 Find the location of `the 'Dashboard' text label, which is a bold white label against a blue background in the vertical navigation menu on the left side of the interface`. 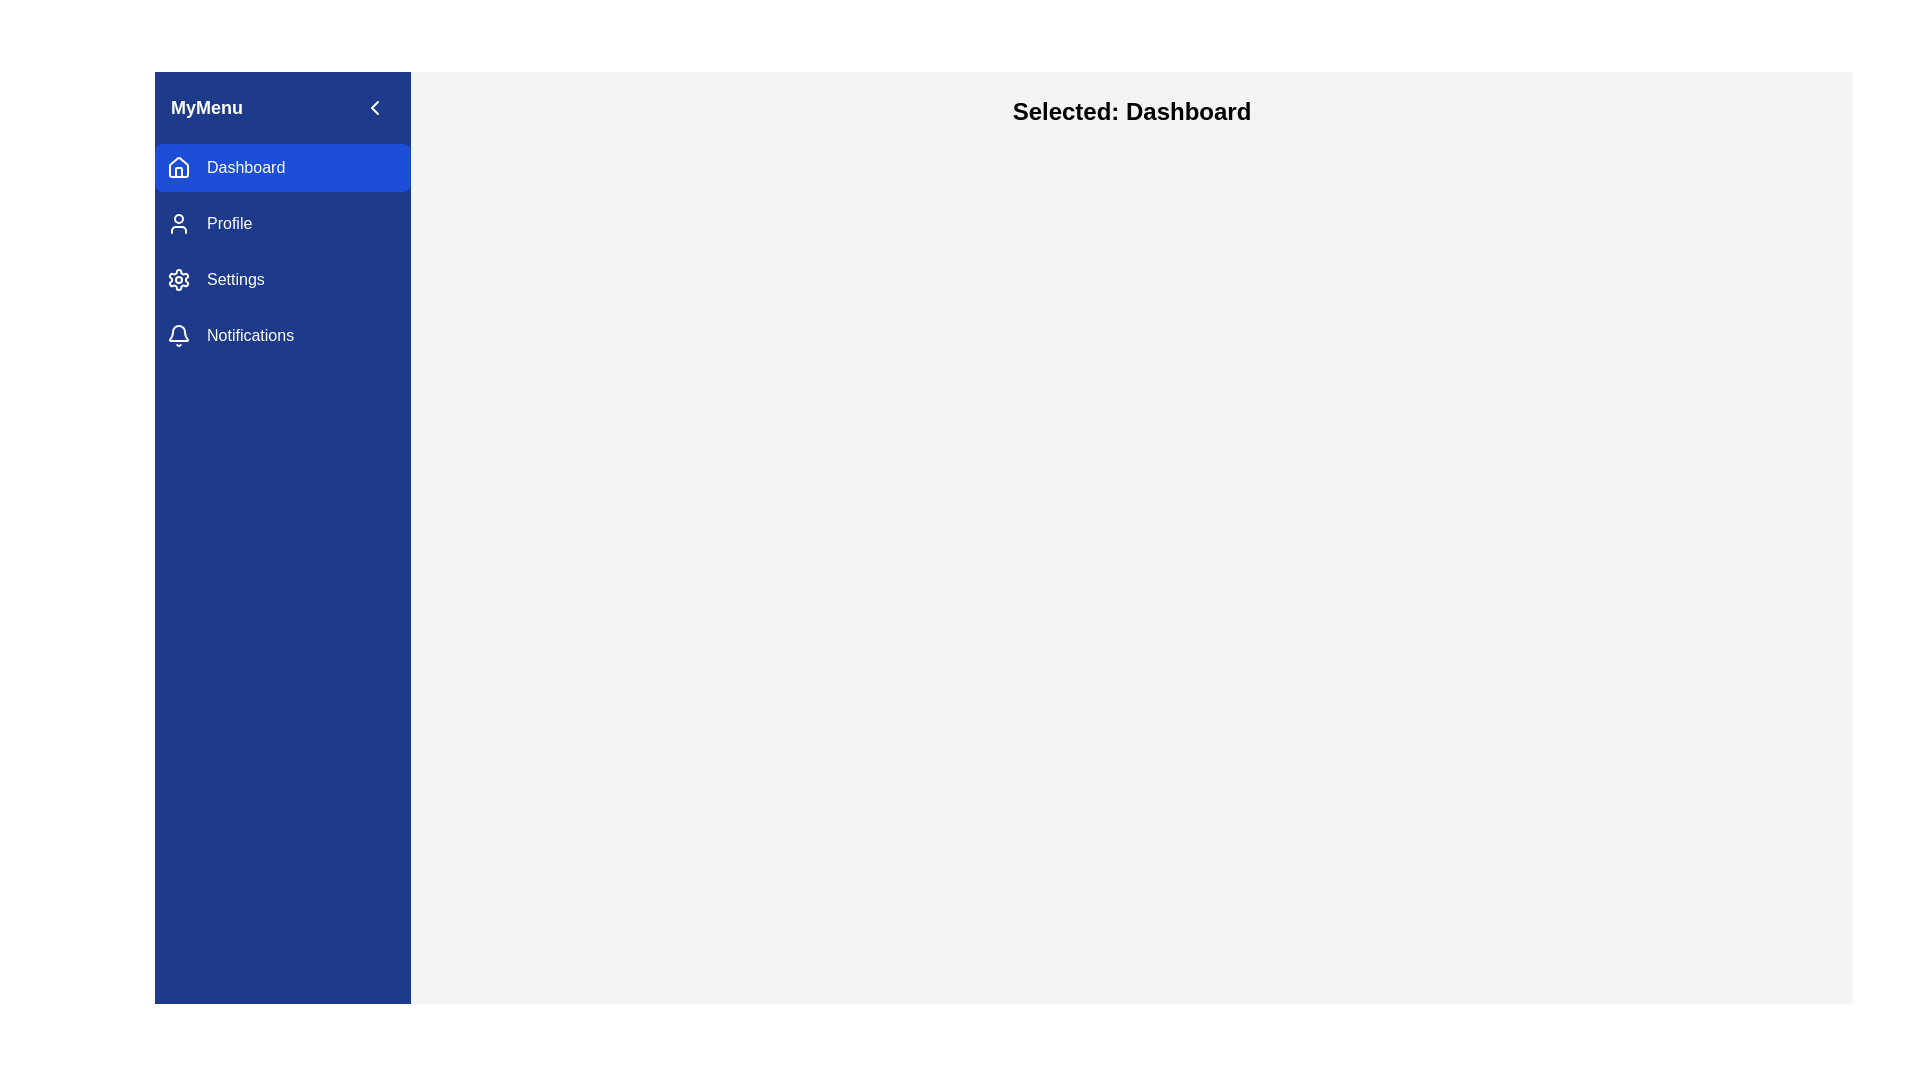

the 'Dashboard' text label, which is a bold white label against a blue background in the vertical navigation menu on the left side of the interface is located at coordinates (245, 167).